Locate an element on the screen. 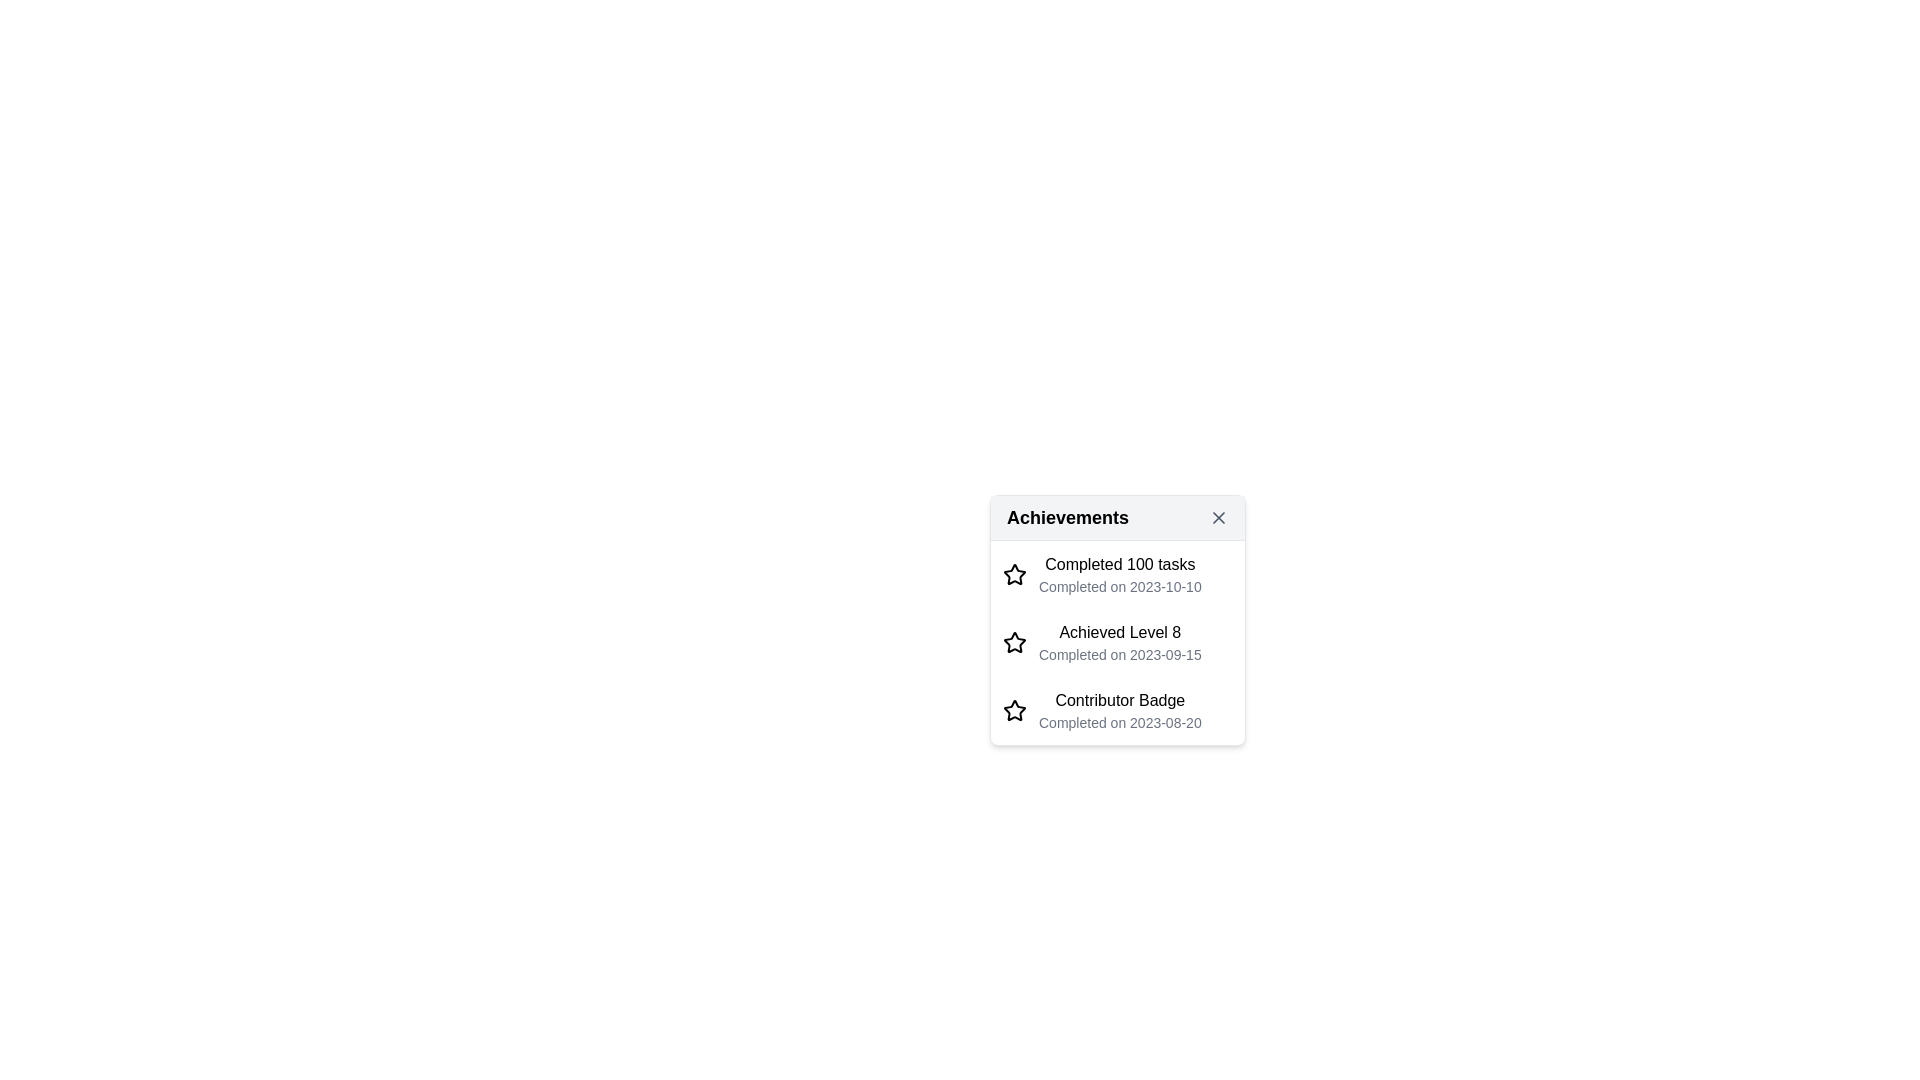 Image resolution: width=1920 pixels, height=1080 pixels. the text label indicating the title or key message of the second achievement entry in the 'Achievements' panel, which is positioned above 'Completed on 2023-09-15' and below 'Completed 100 tasks.' is located at coordinates (1120, 632).